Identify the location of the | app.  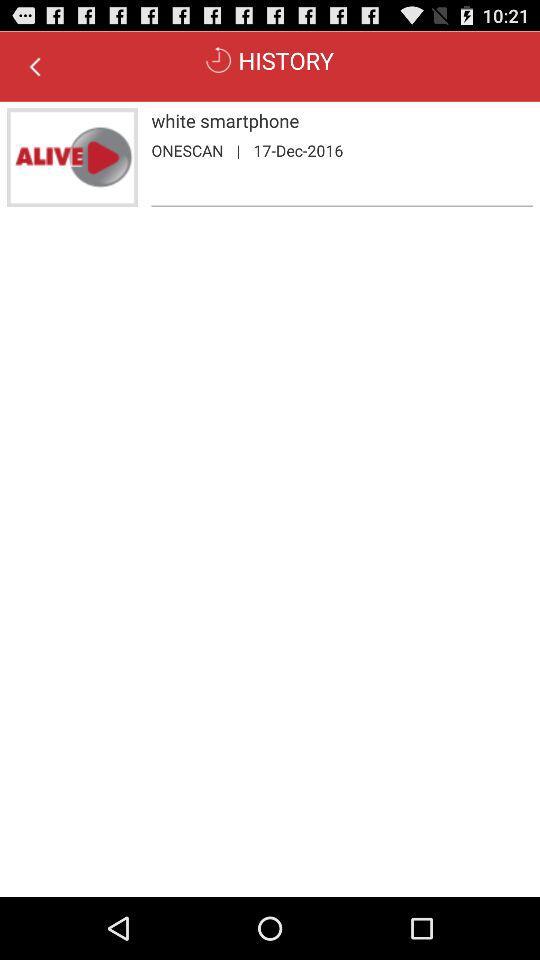
(238, 149).